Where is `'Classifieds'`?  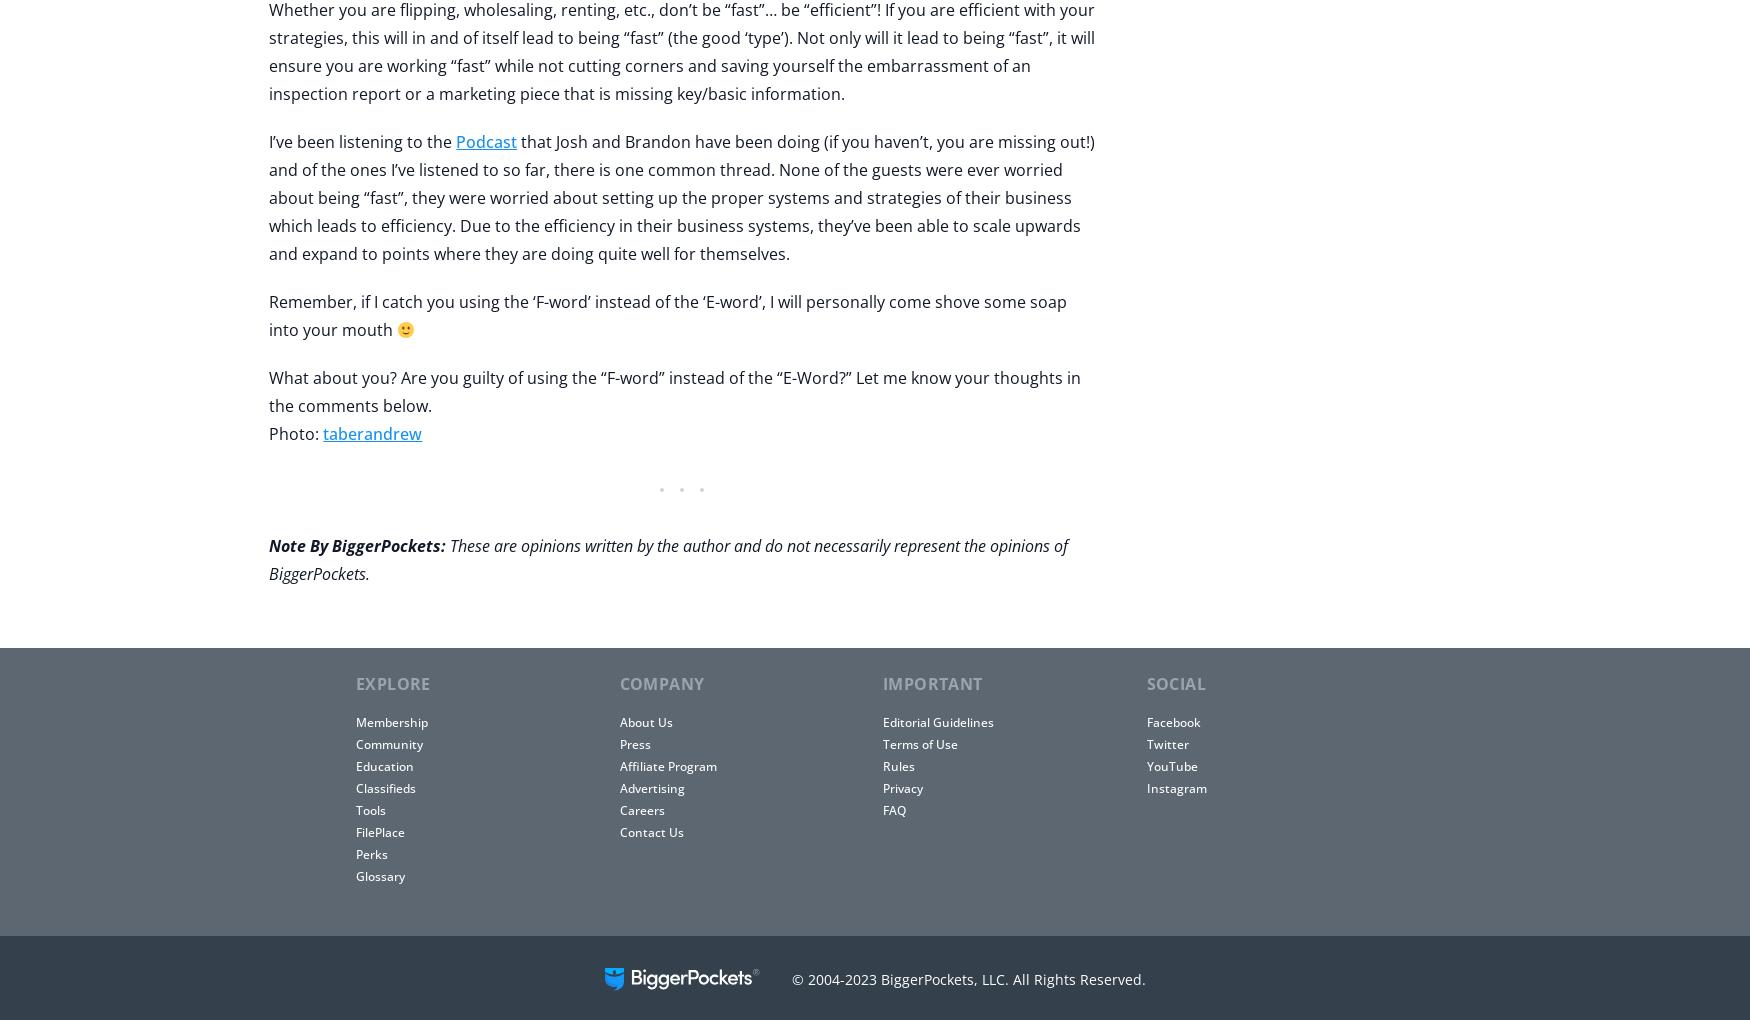
'Classifieds' is located at coordinates (355, 787).